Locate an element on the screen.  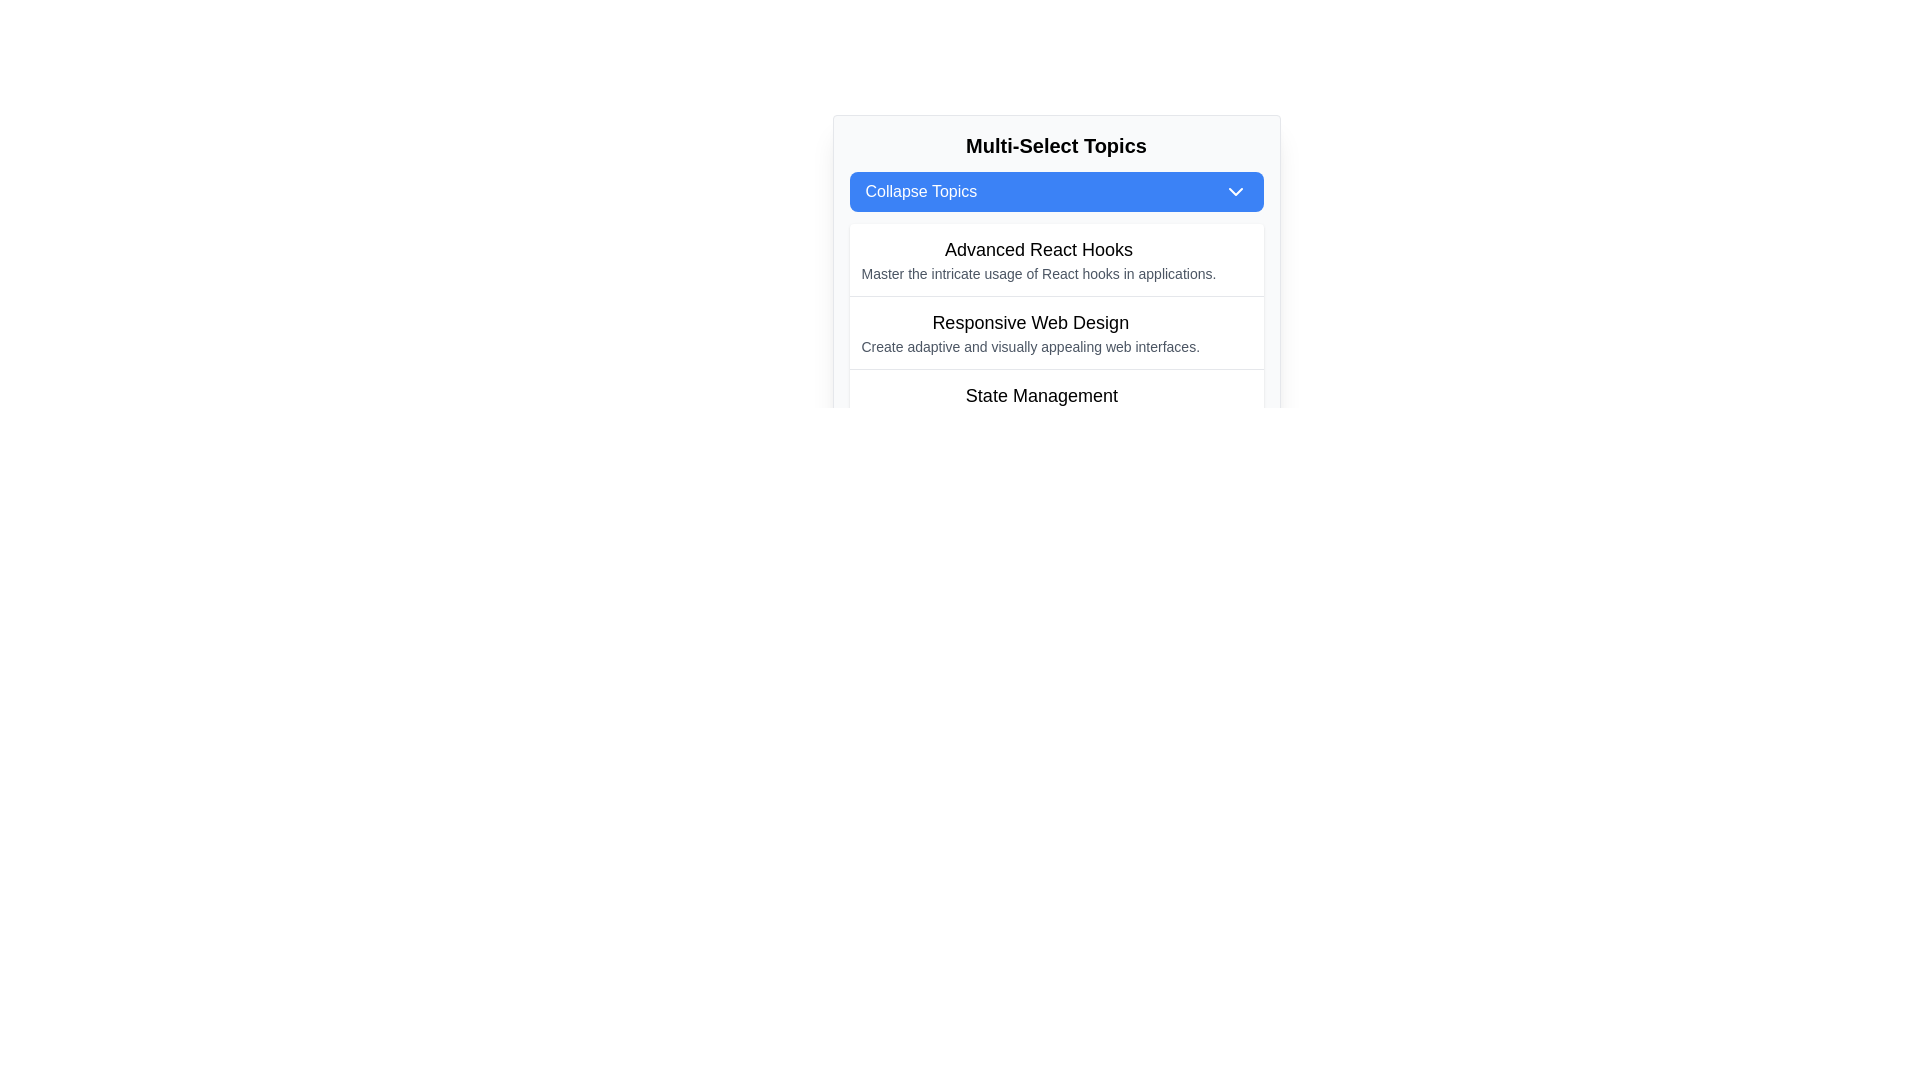
the 'State Management' textual content section within the card component to interact with it is located at coordinates (1040, 405).